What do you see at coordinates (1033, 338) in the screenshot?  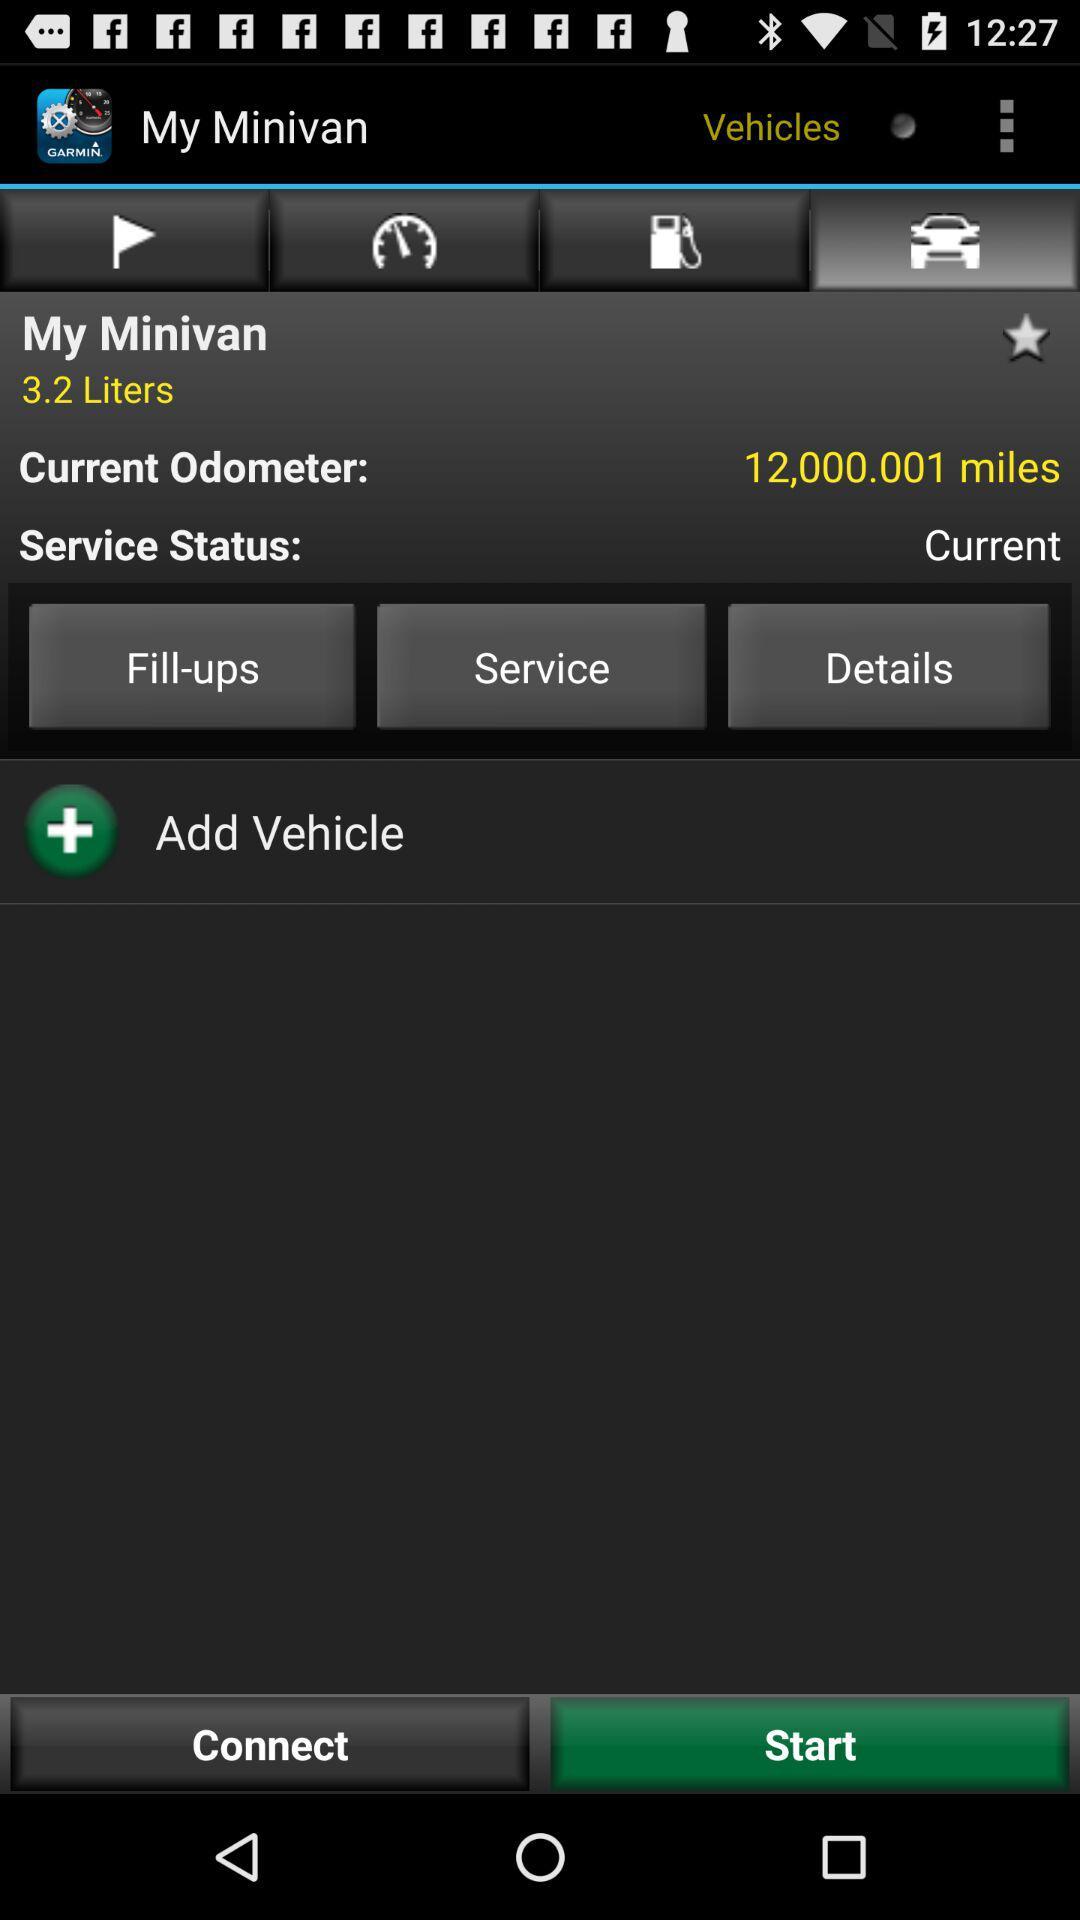 I see `favorite` at bounding box center [1033, 338].